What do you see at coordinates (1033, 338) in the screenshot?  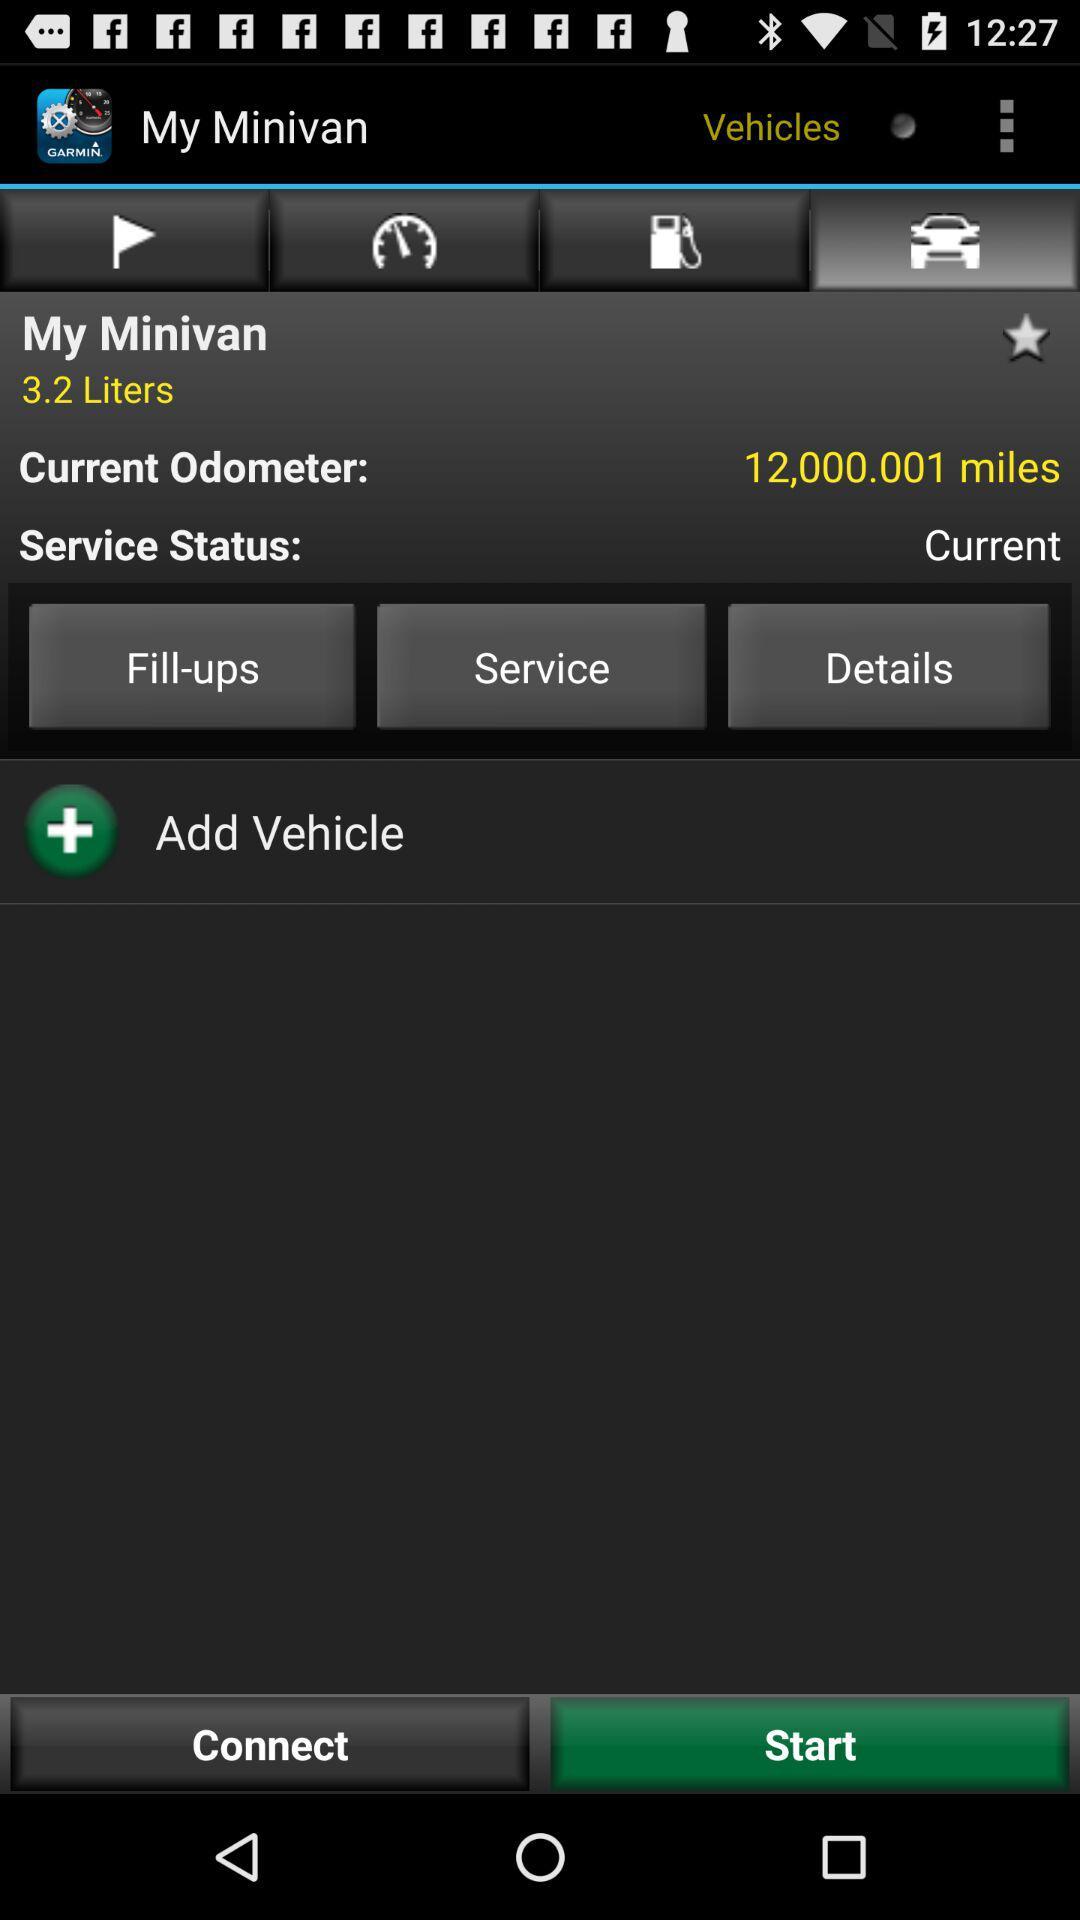 I see `favorite` at bounding box center [1033, 338].